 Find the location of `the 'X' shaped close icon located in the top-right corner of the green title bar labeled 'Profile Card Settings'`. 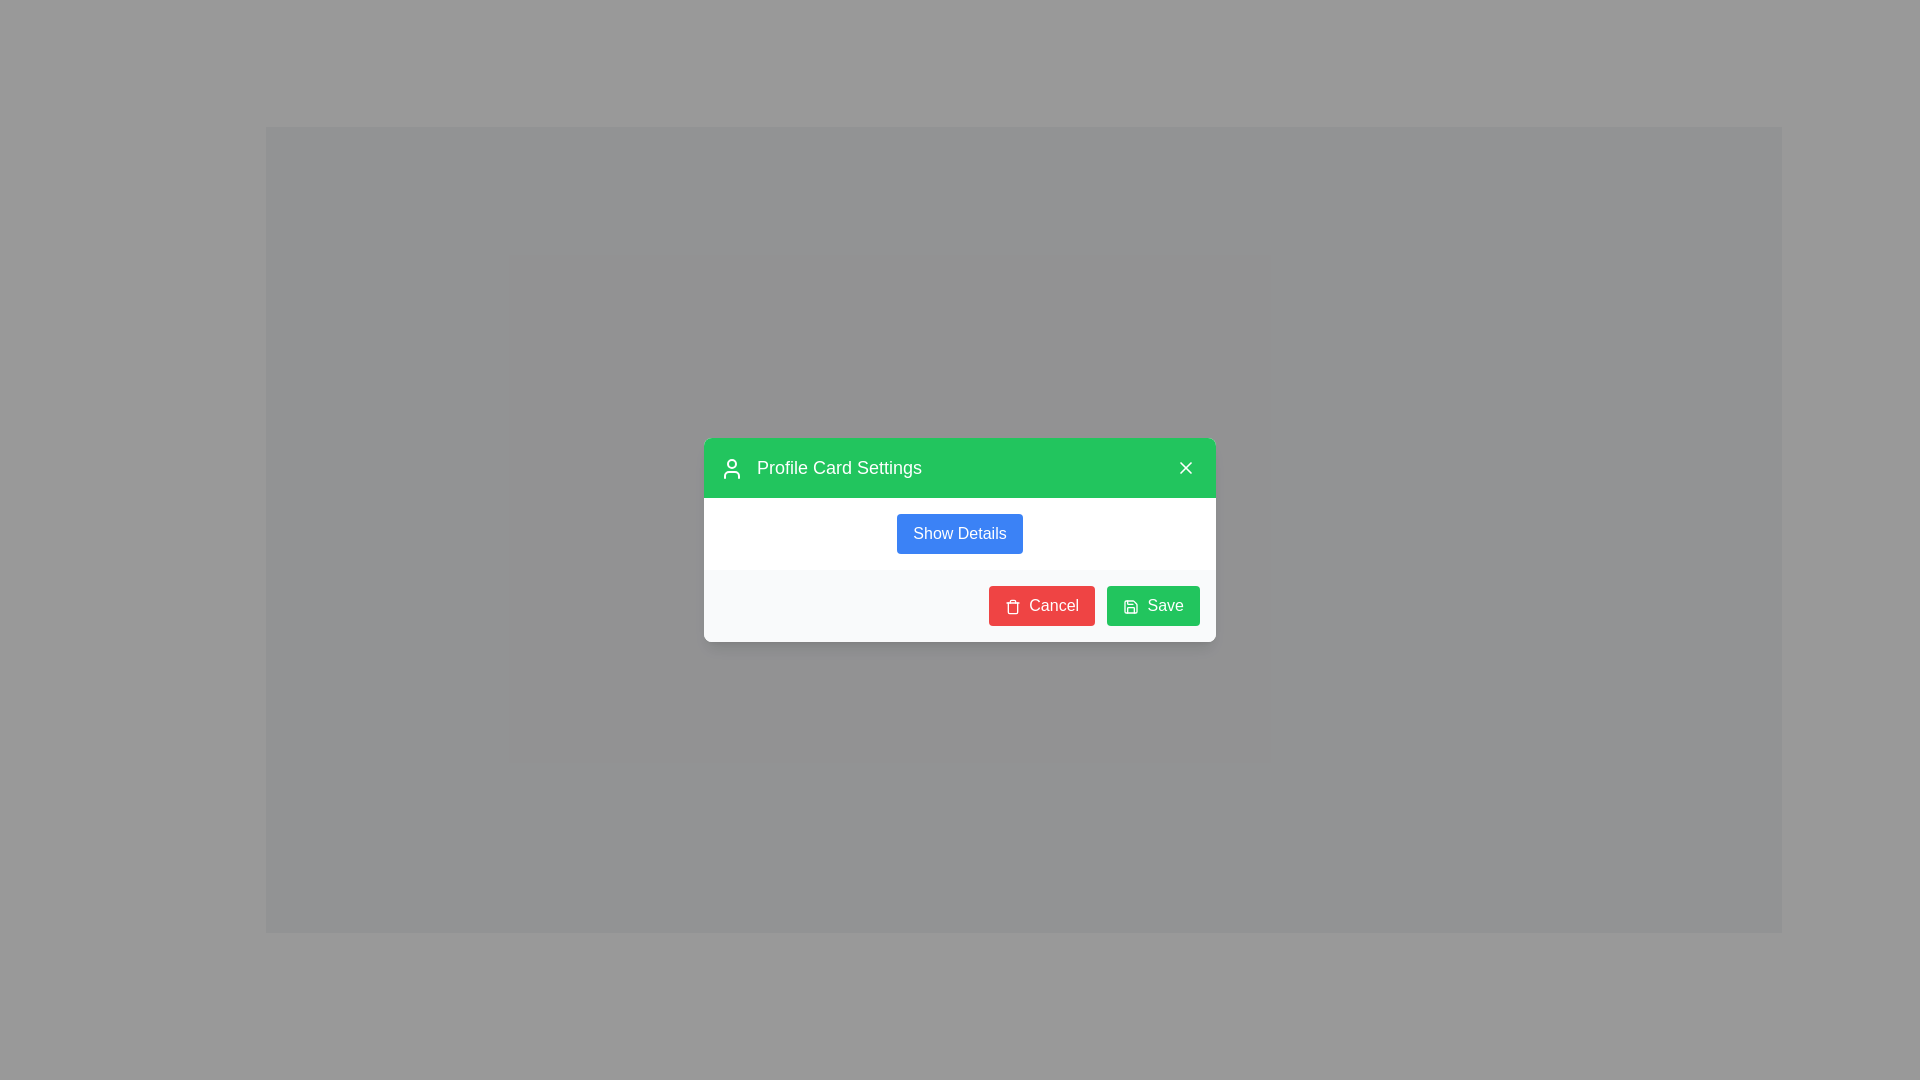

the 'X' shaped close icon located in the top-right corner of the green title bar labeled 'Profile Card Settings' is located at coordinates (1185, 467).